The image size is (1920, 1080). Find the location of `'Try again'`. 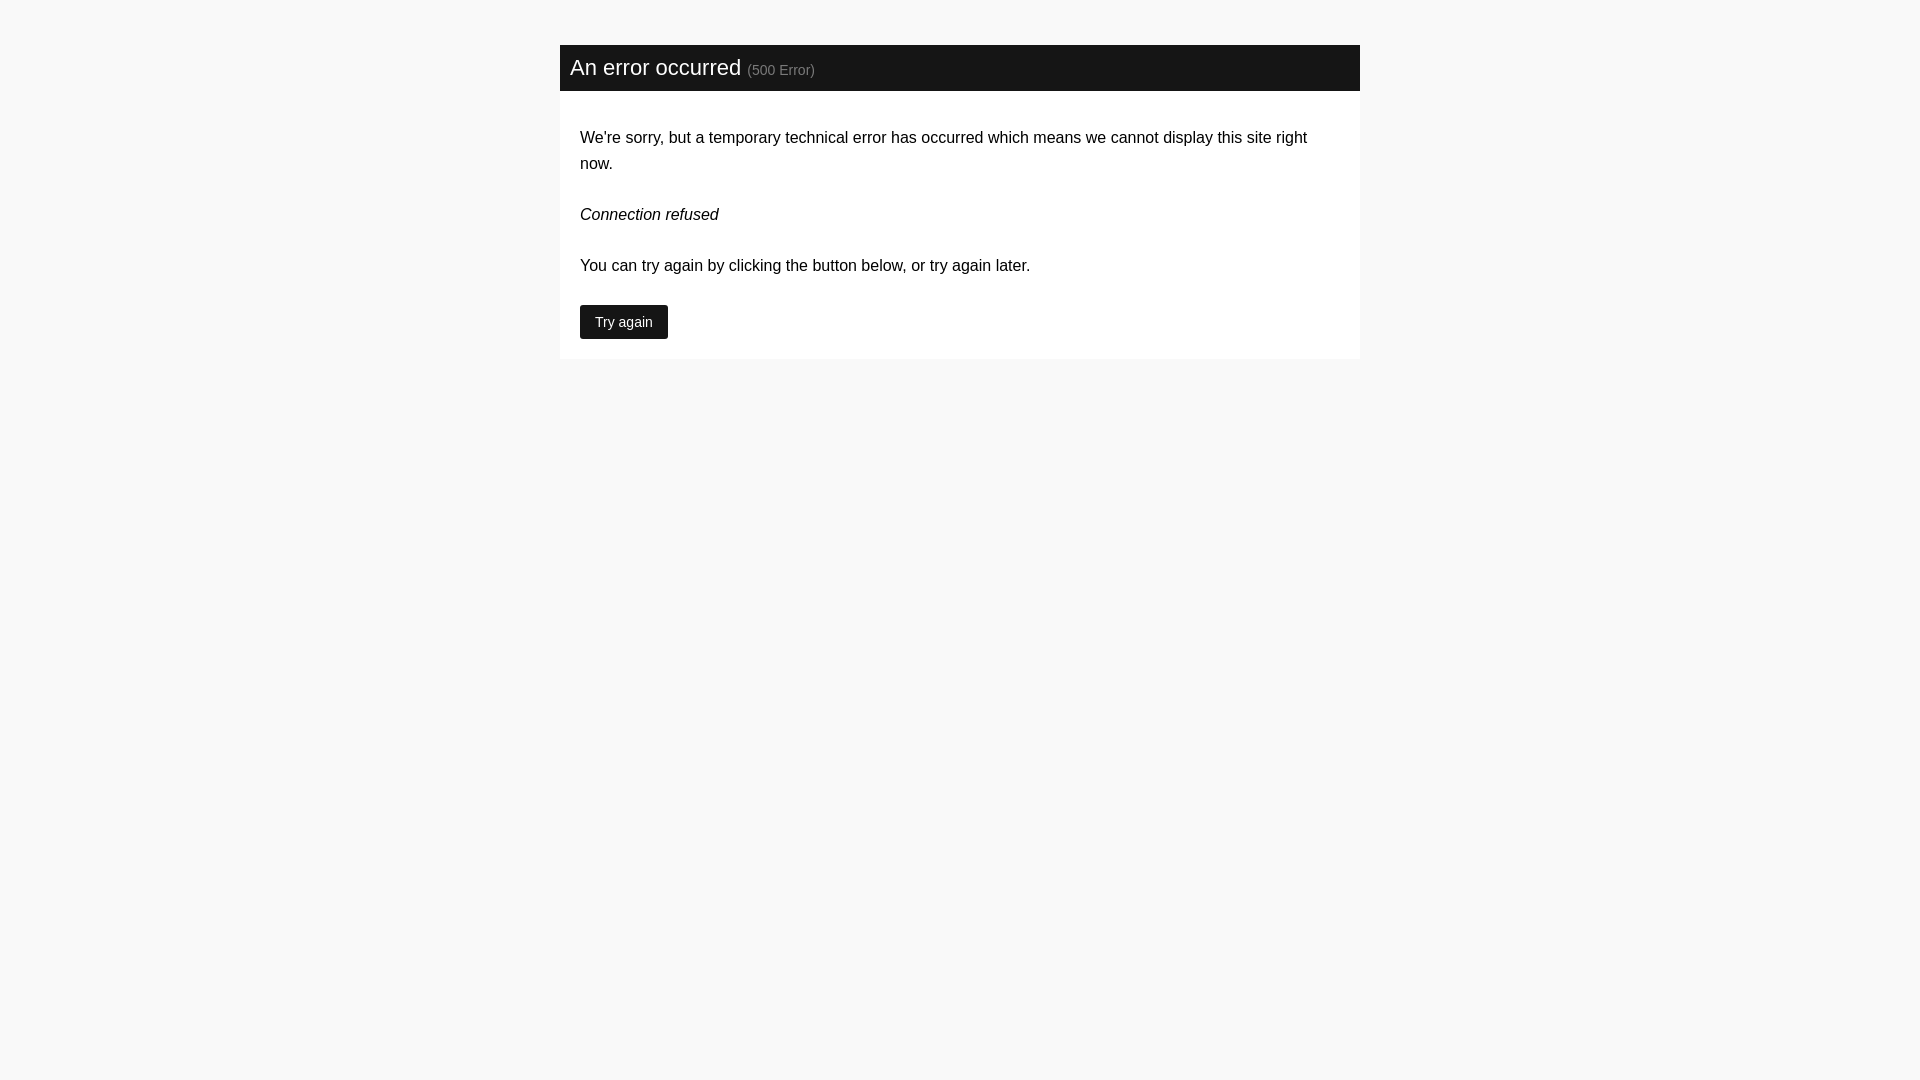

'Try again' is located at coordinates (623, 320).